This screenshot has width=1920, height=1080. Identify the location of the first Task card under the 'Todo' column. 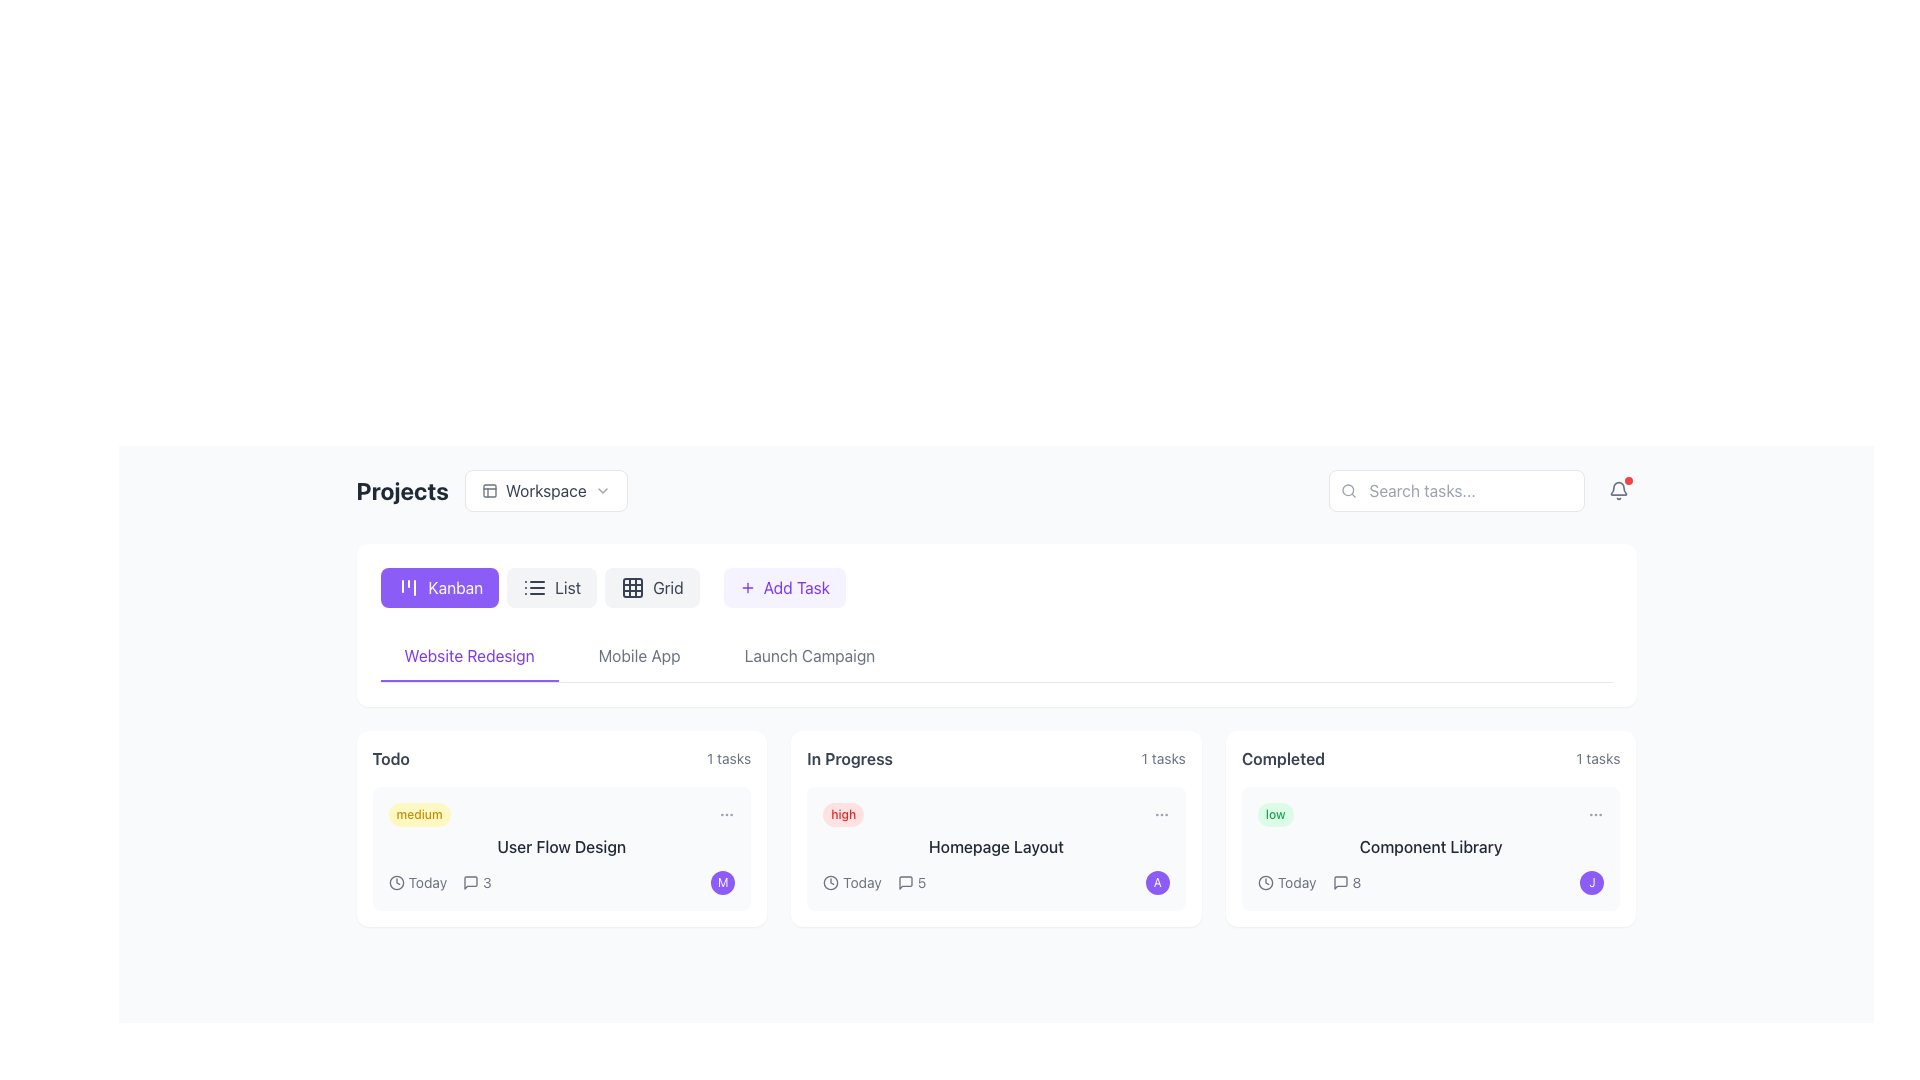
(560, 848).